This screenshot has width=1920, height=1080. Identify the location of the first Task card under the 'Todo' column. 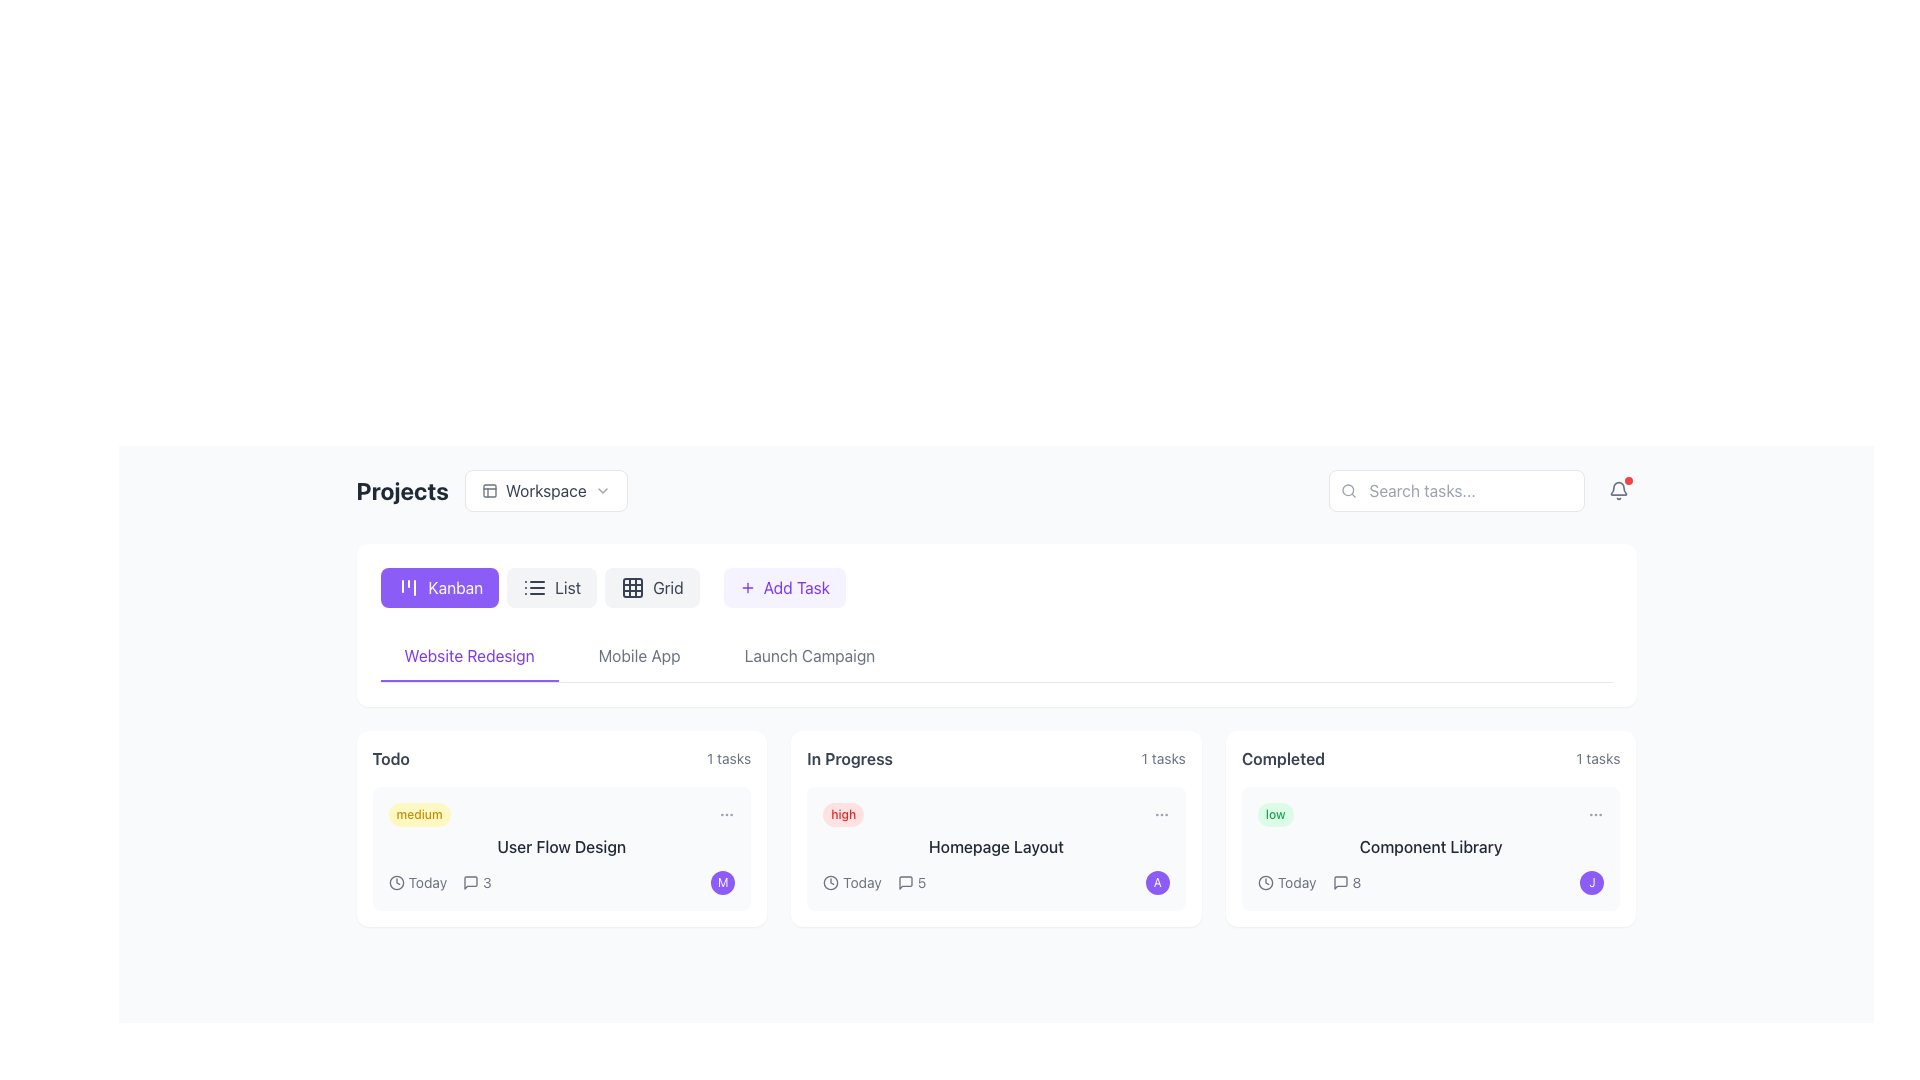
(560, 848).